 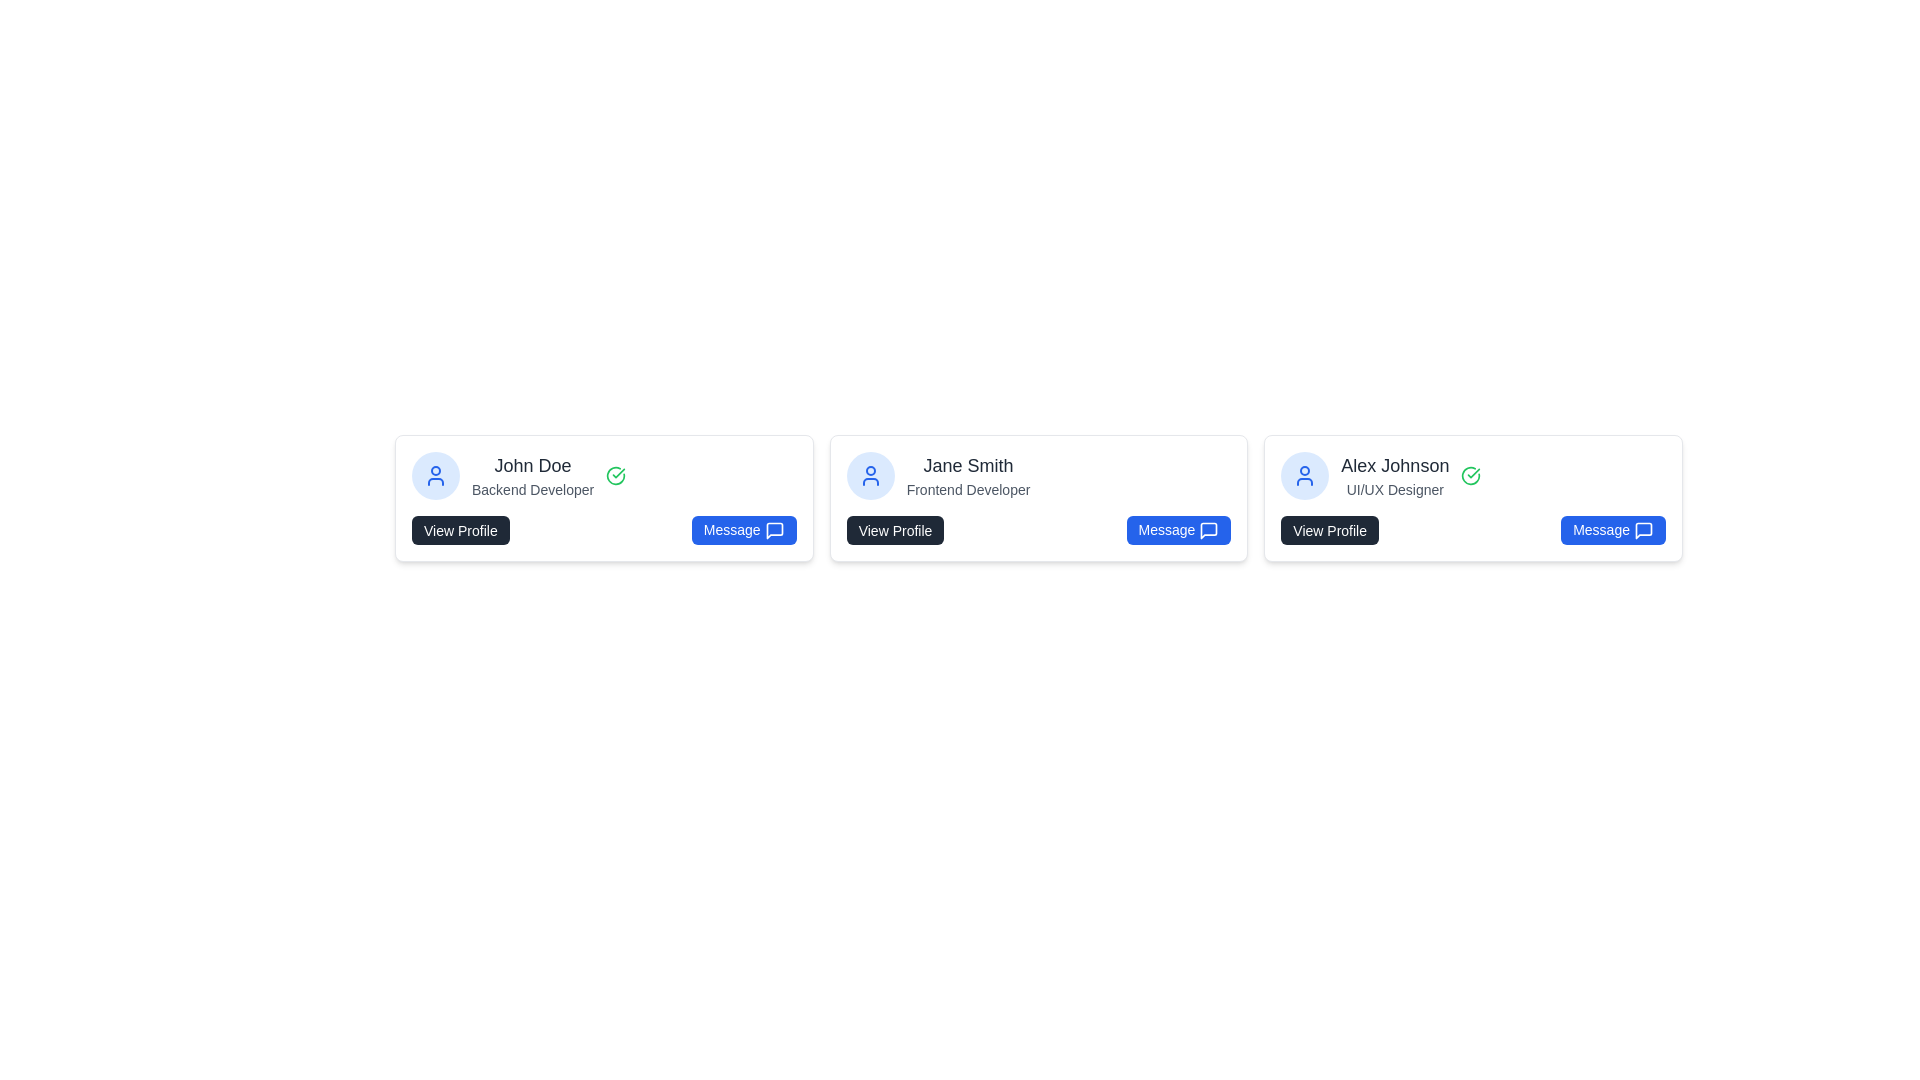 What do you see at coordinates (533, 475) in the screenshot?
I see `the text display label showing 'John Doe' and 'Backend Developer' in gray hues, located at the top center of the leftmost profile card` at bounding box center [533, 475].